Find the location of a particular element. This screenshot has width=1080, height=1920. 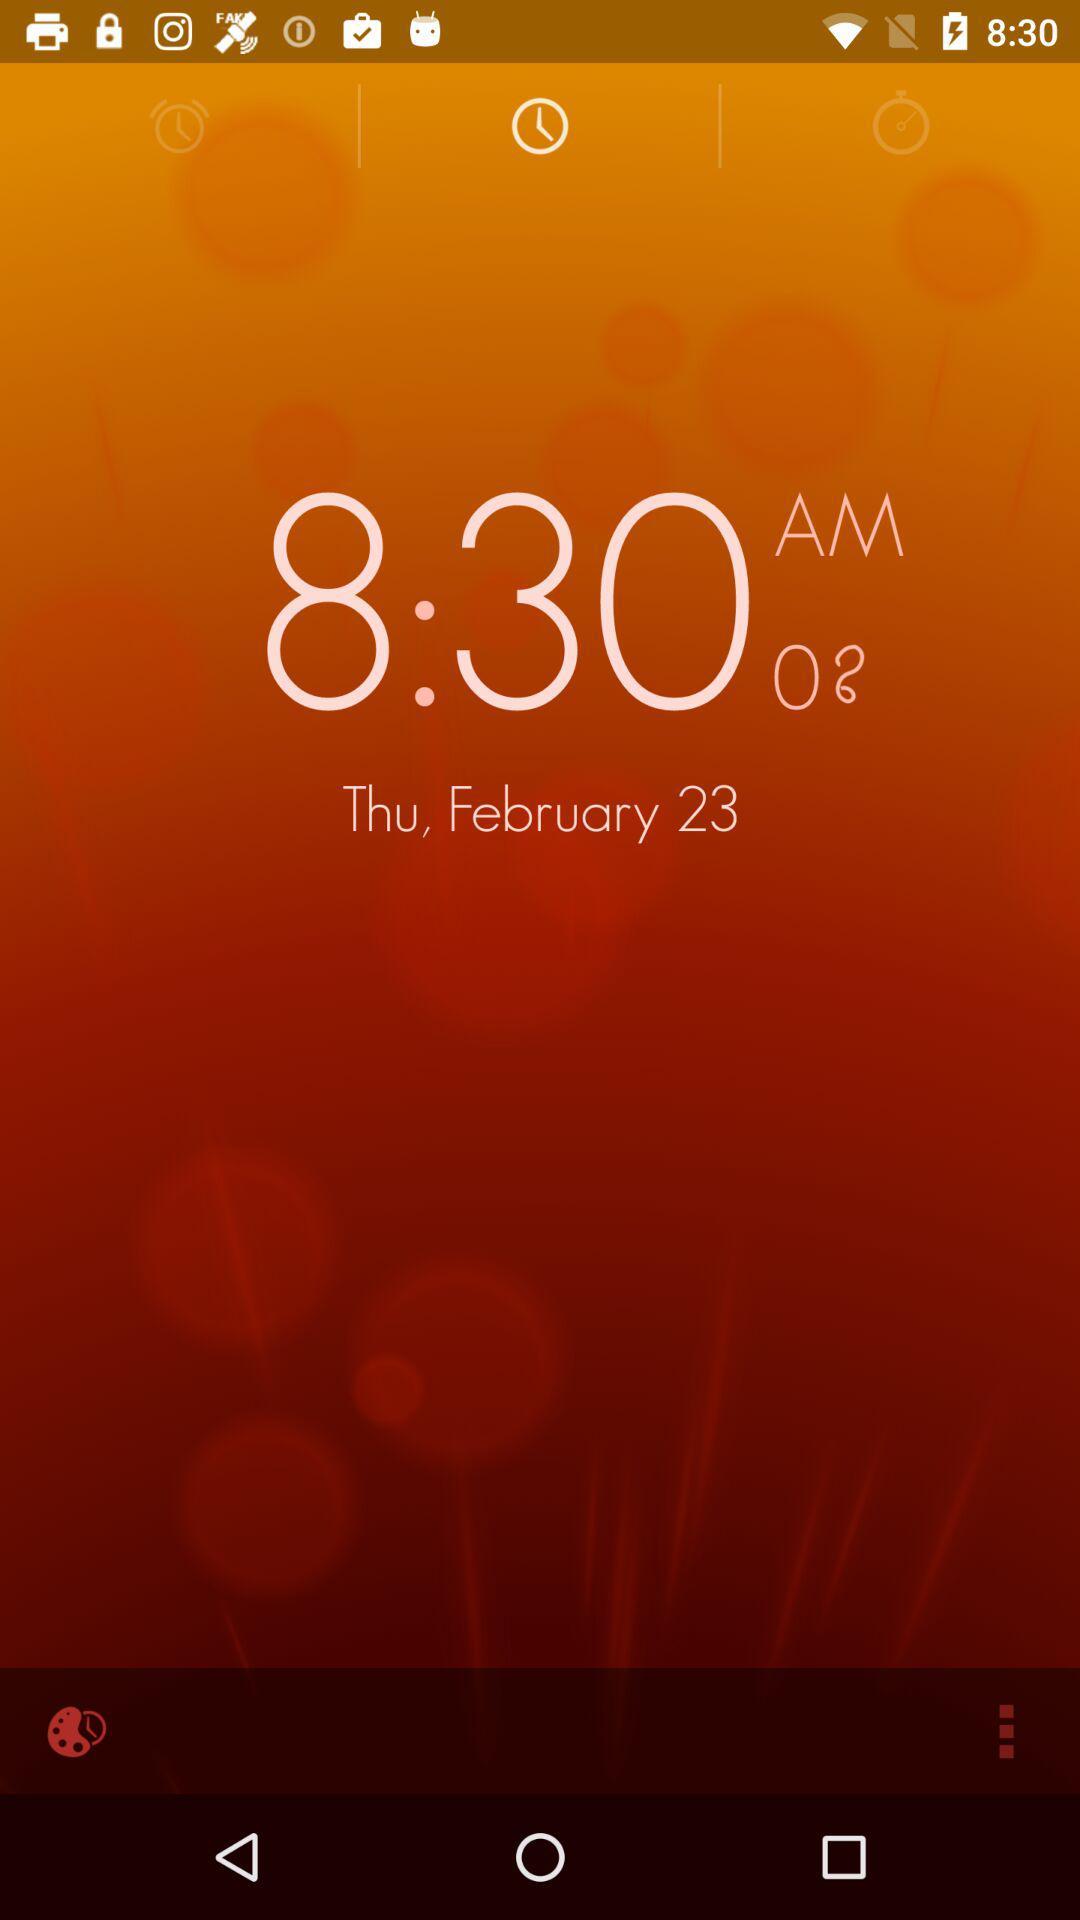

this will allow you to change the background color is located at coordinates (72, 1730).